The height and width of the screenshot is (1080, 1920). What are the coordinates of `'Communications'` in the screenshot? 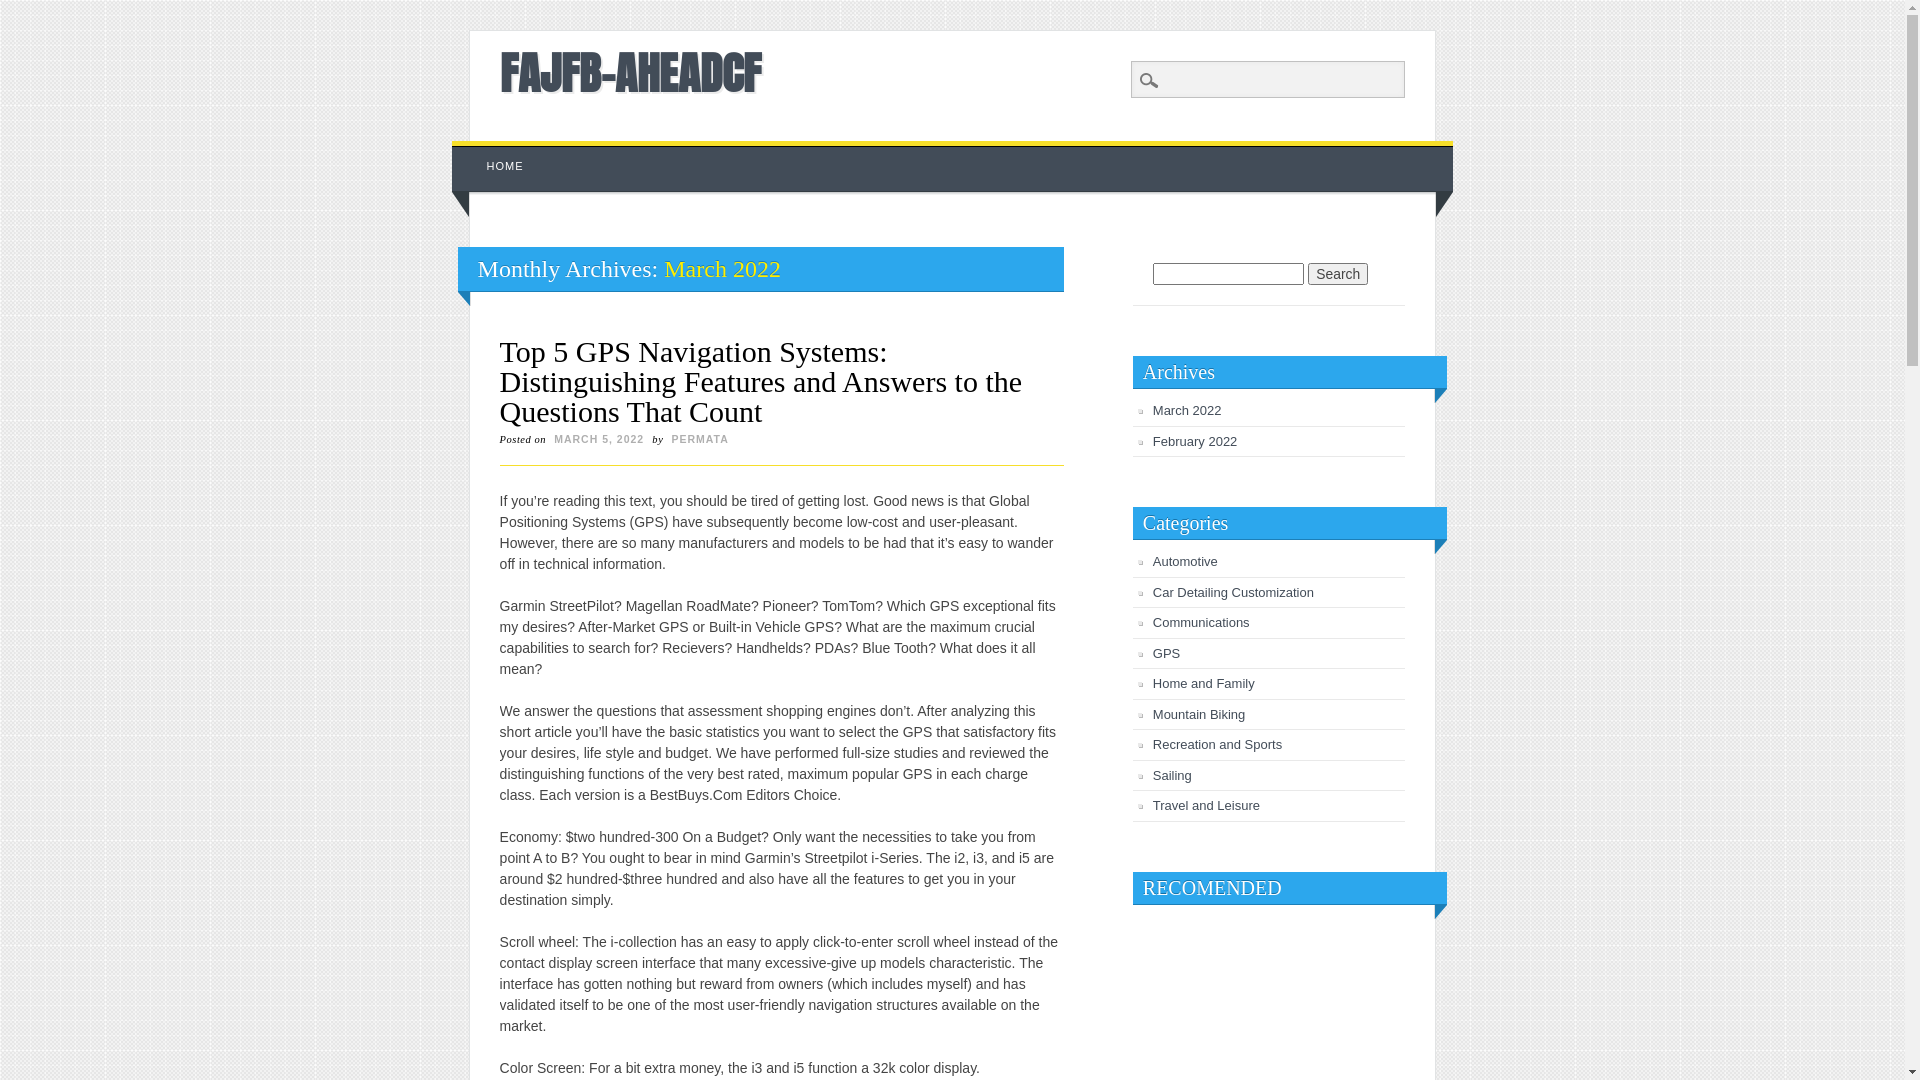 It's located at (1200, 621).